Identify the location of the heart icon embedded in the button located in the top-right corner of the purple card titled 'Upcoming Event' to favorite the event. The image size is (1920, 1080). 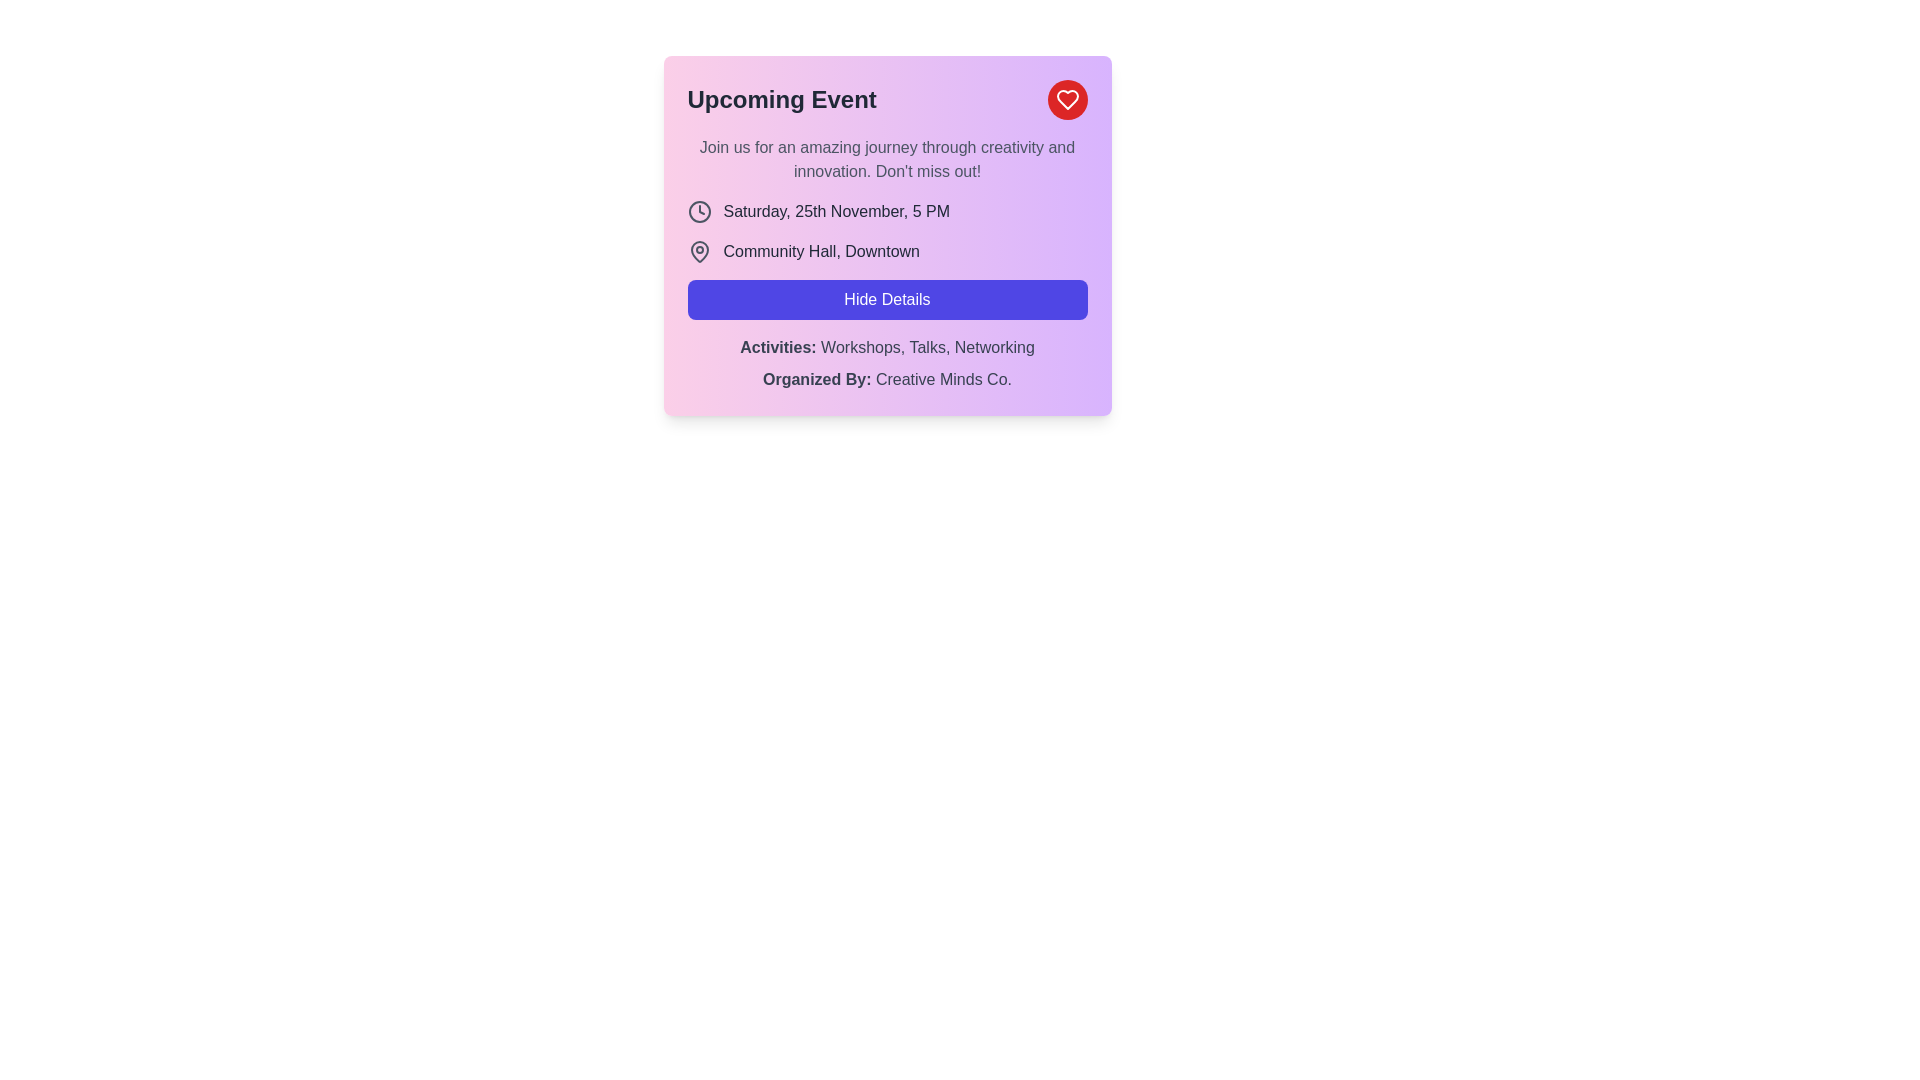
(1066, 100).